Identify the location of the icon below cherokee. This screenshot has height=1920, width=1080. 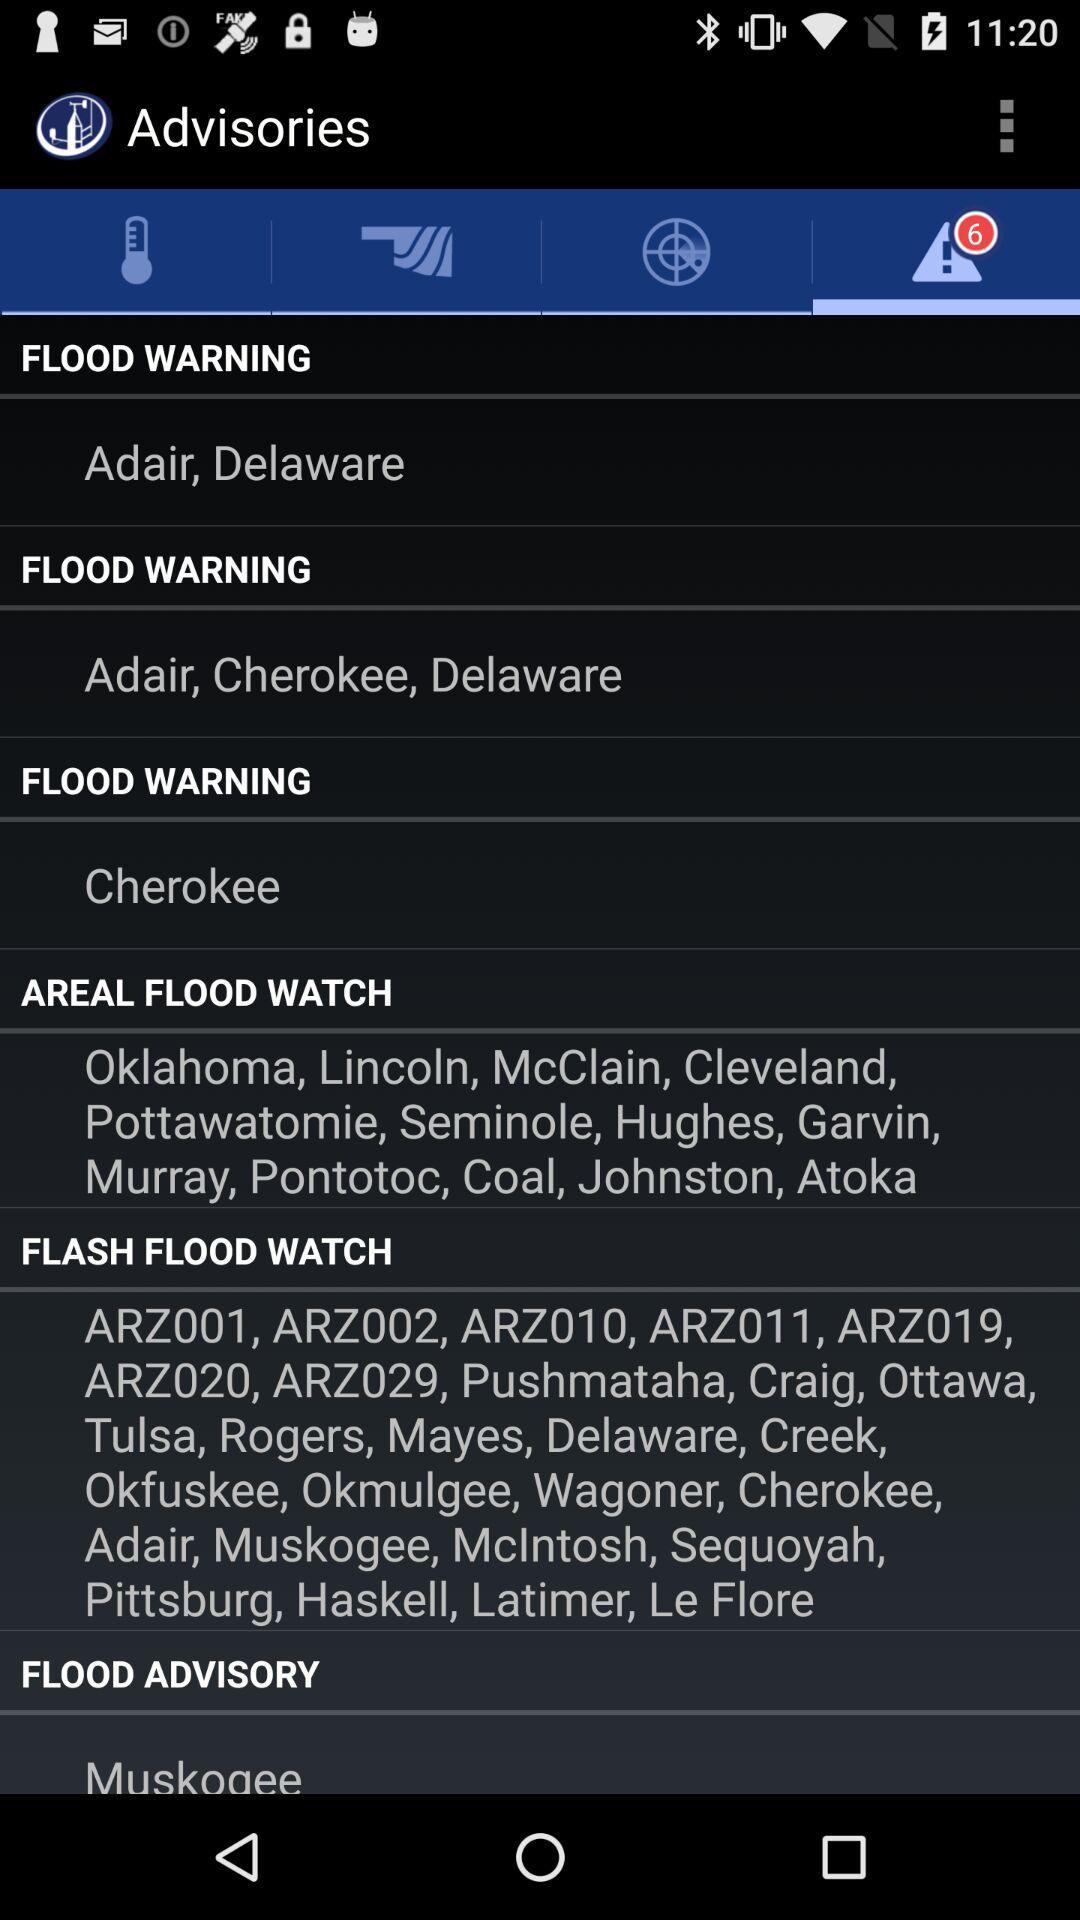
(540, 991).